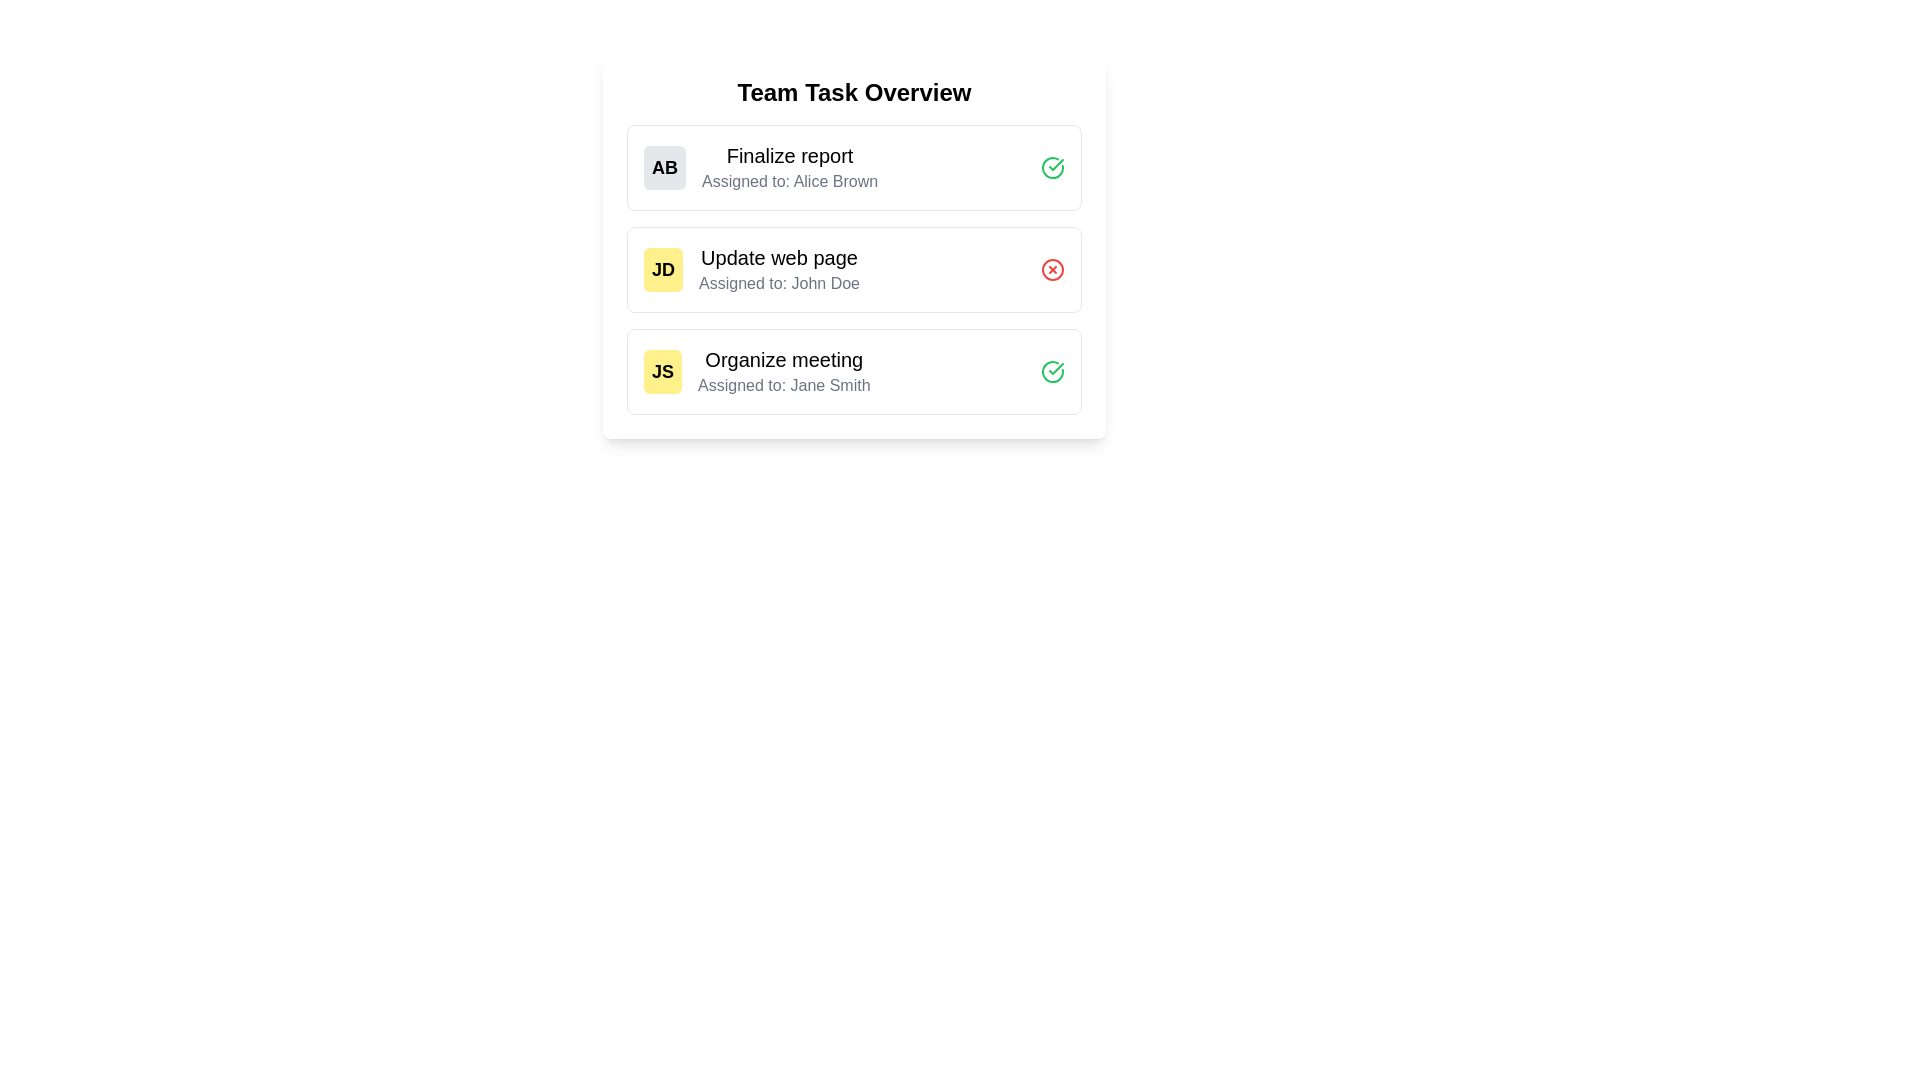  I want to click on text label displaying the title of the third task item in the 'Team Task Overview' card, located to the right of the 'JS' icon and above 'Assigned to: Jane Smith', so click(783, 358).